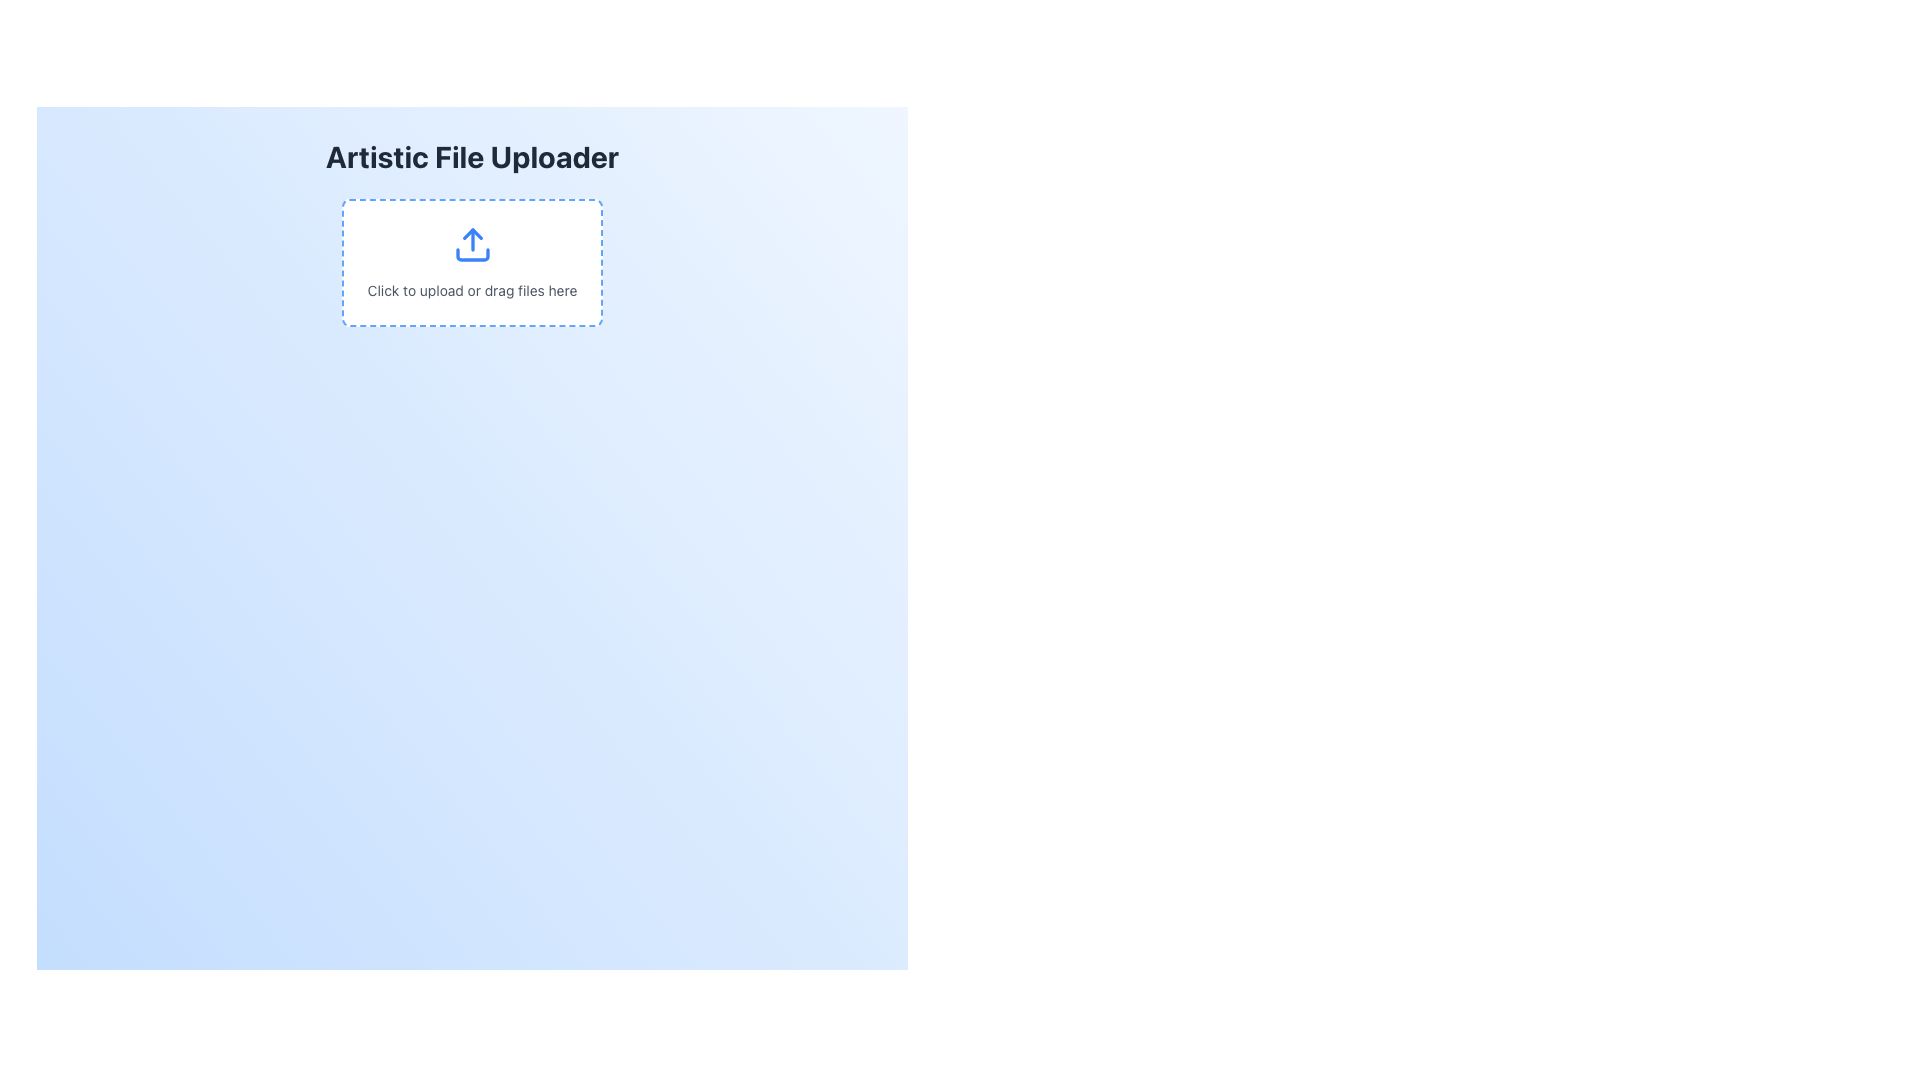 The image size is (1920, 1080). What do you see at coordinates (471, 231) in the screenshot?
I see `within the dashed rectangular area of the 'Artistic File Uploader' to initiate file upload` at bounding box center [471, 231].